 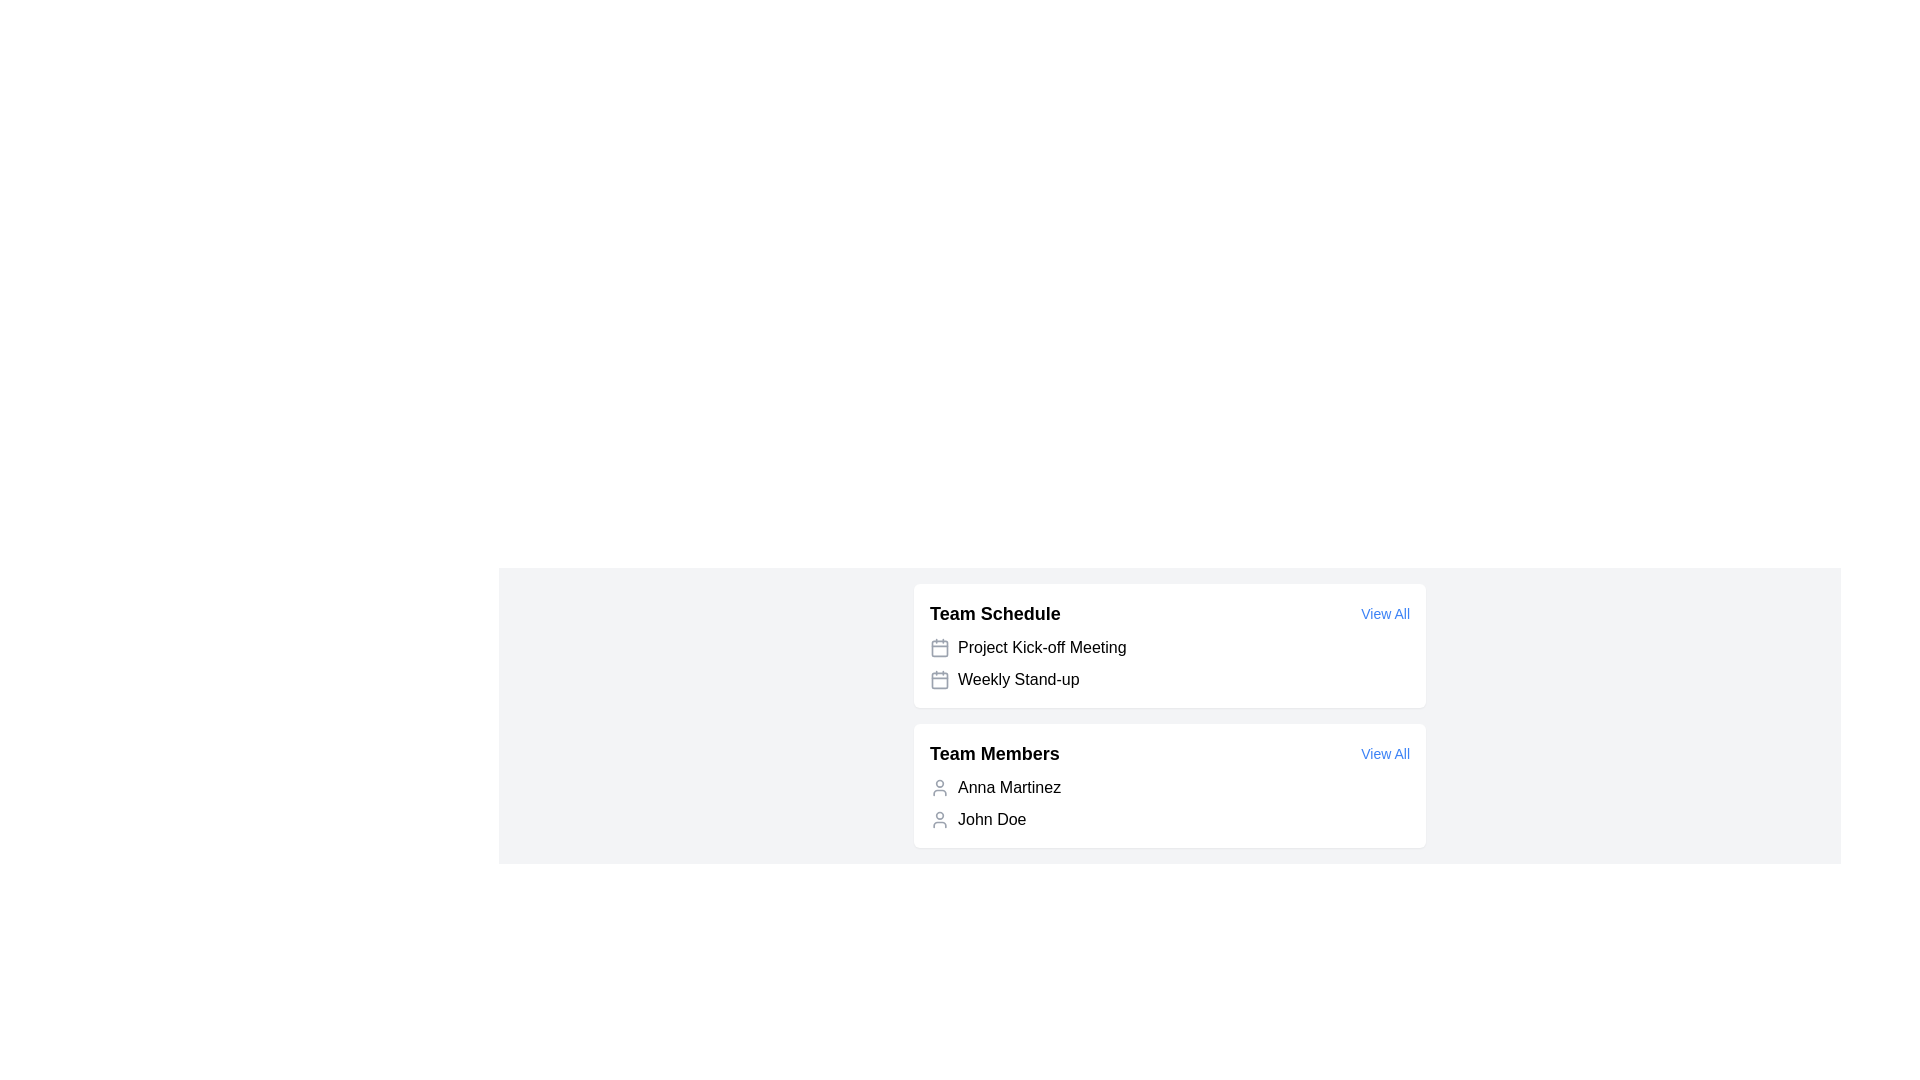 What do you see at coordinates (992, 820) in the screenshot?
I see `the text 'John Doe' located in the 'Team Members' section, which appears below 'Anna Martinez' and to the right of the user avatar icon` at bounding box center [992, 820].